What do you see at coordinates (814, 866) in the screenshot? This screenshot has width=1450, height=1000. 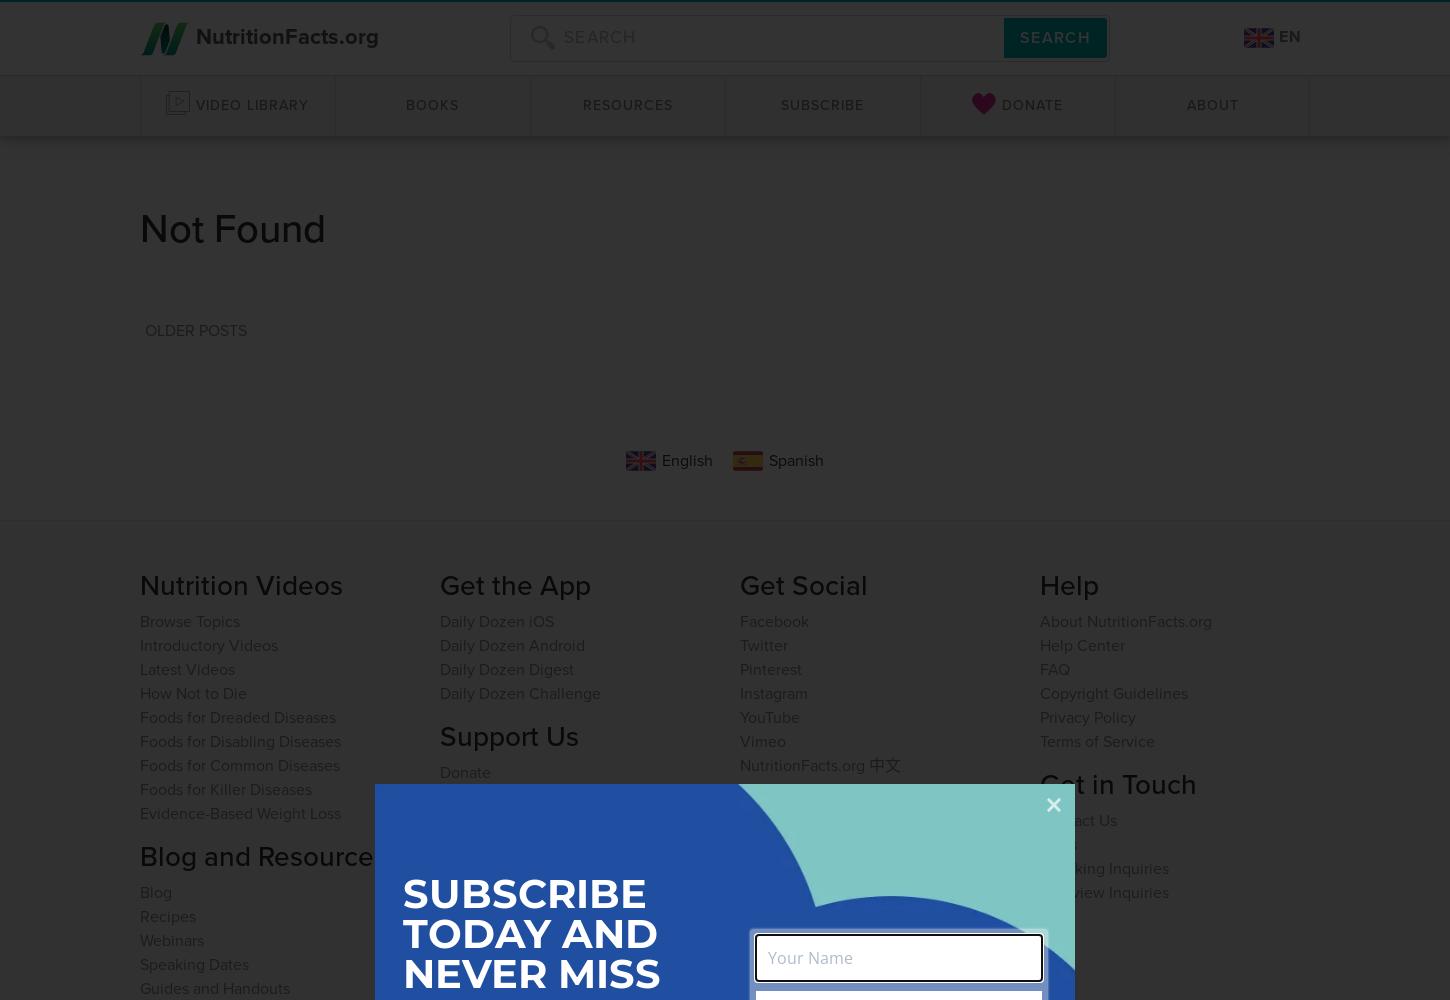 I see `'Volunteer Newsletter'` at bounding box center [814, 866].